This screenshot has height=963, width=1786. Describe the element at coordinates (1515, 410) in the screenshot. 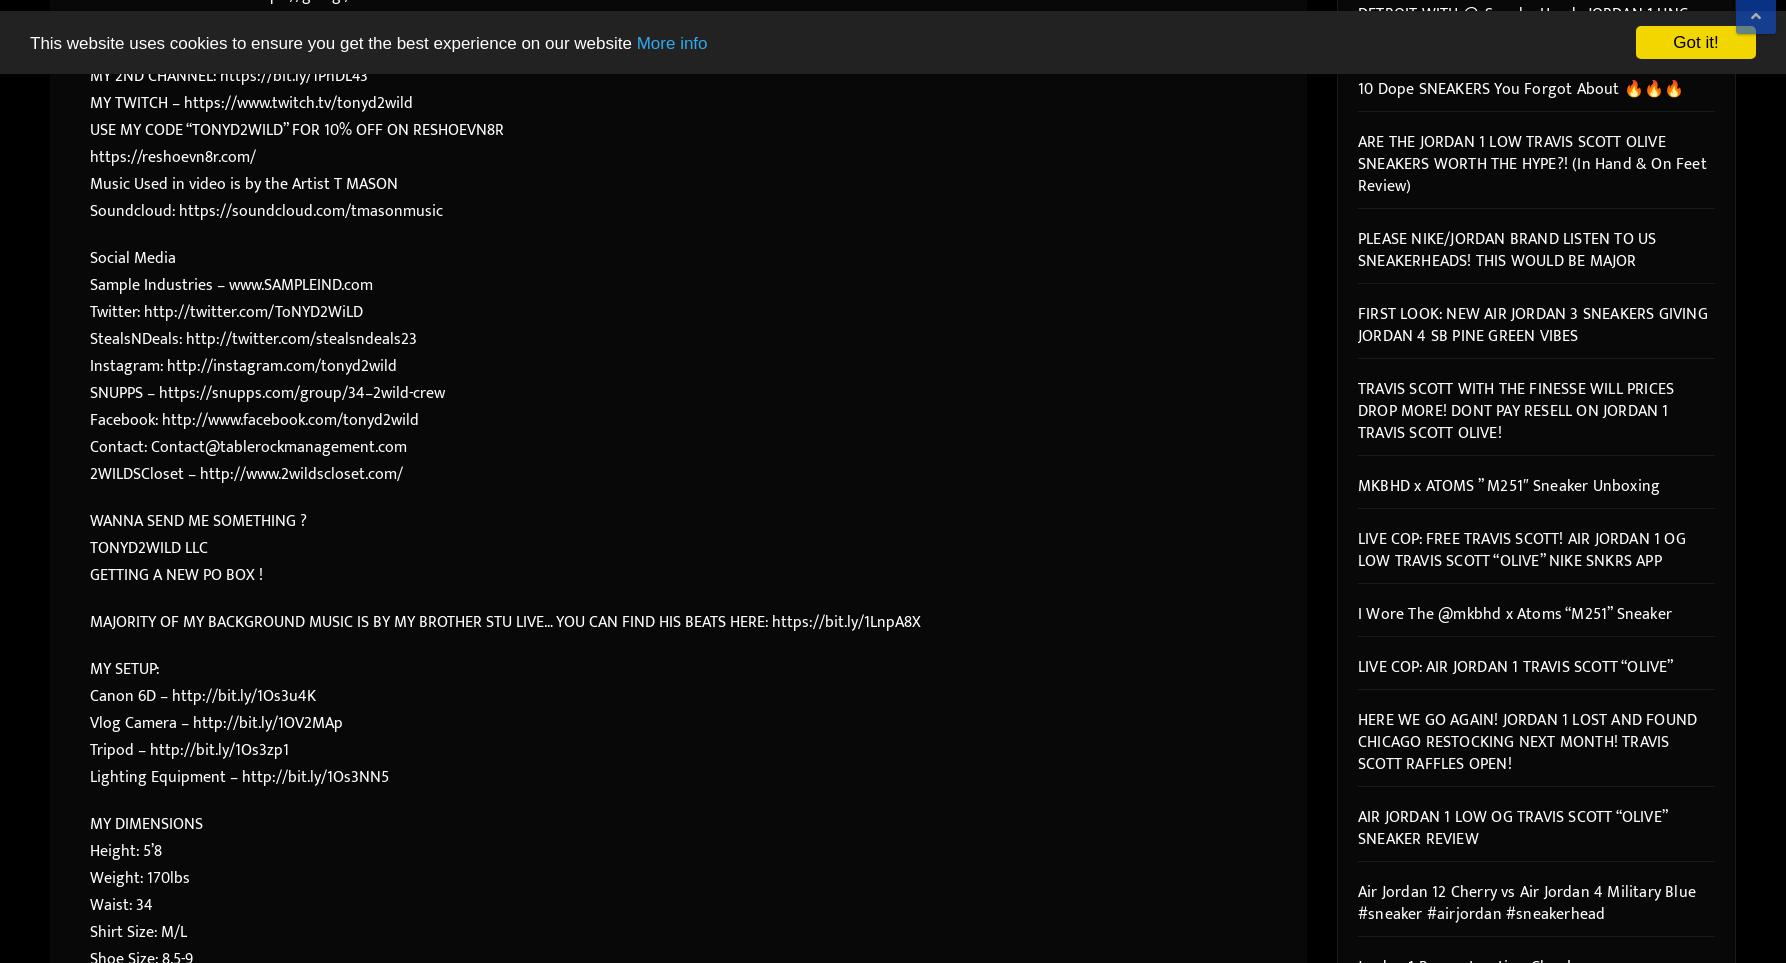

I see `'TRAVIS SCOTT WITH THE FINESSE WILL PRICES DROP MORE! DONT PAY RESELL ON JORDAN 1 TRAVIS SCOTT OLIVE!'` at that location.